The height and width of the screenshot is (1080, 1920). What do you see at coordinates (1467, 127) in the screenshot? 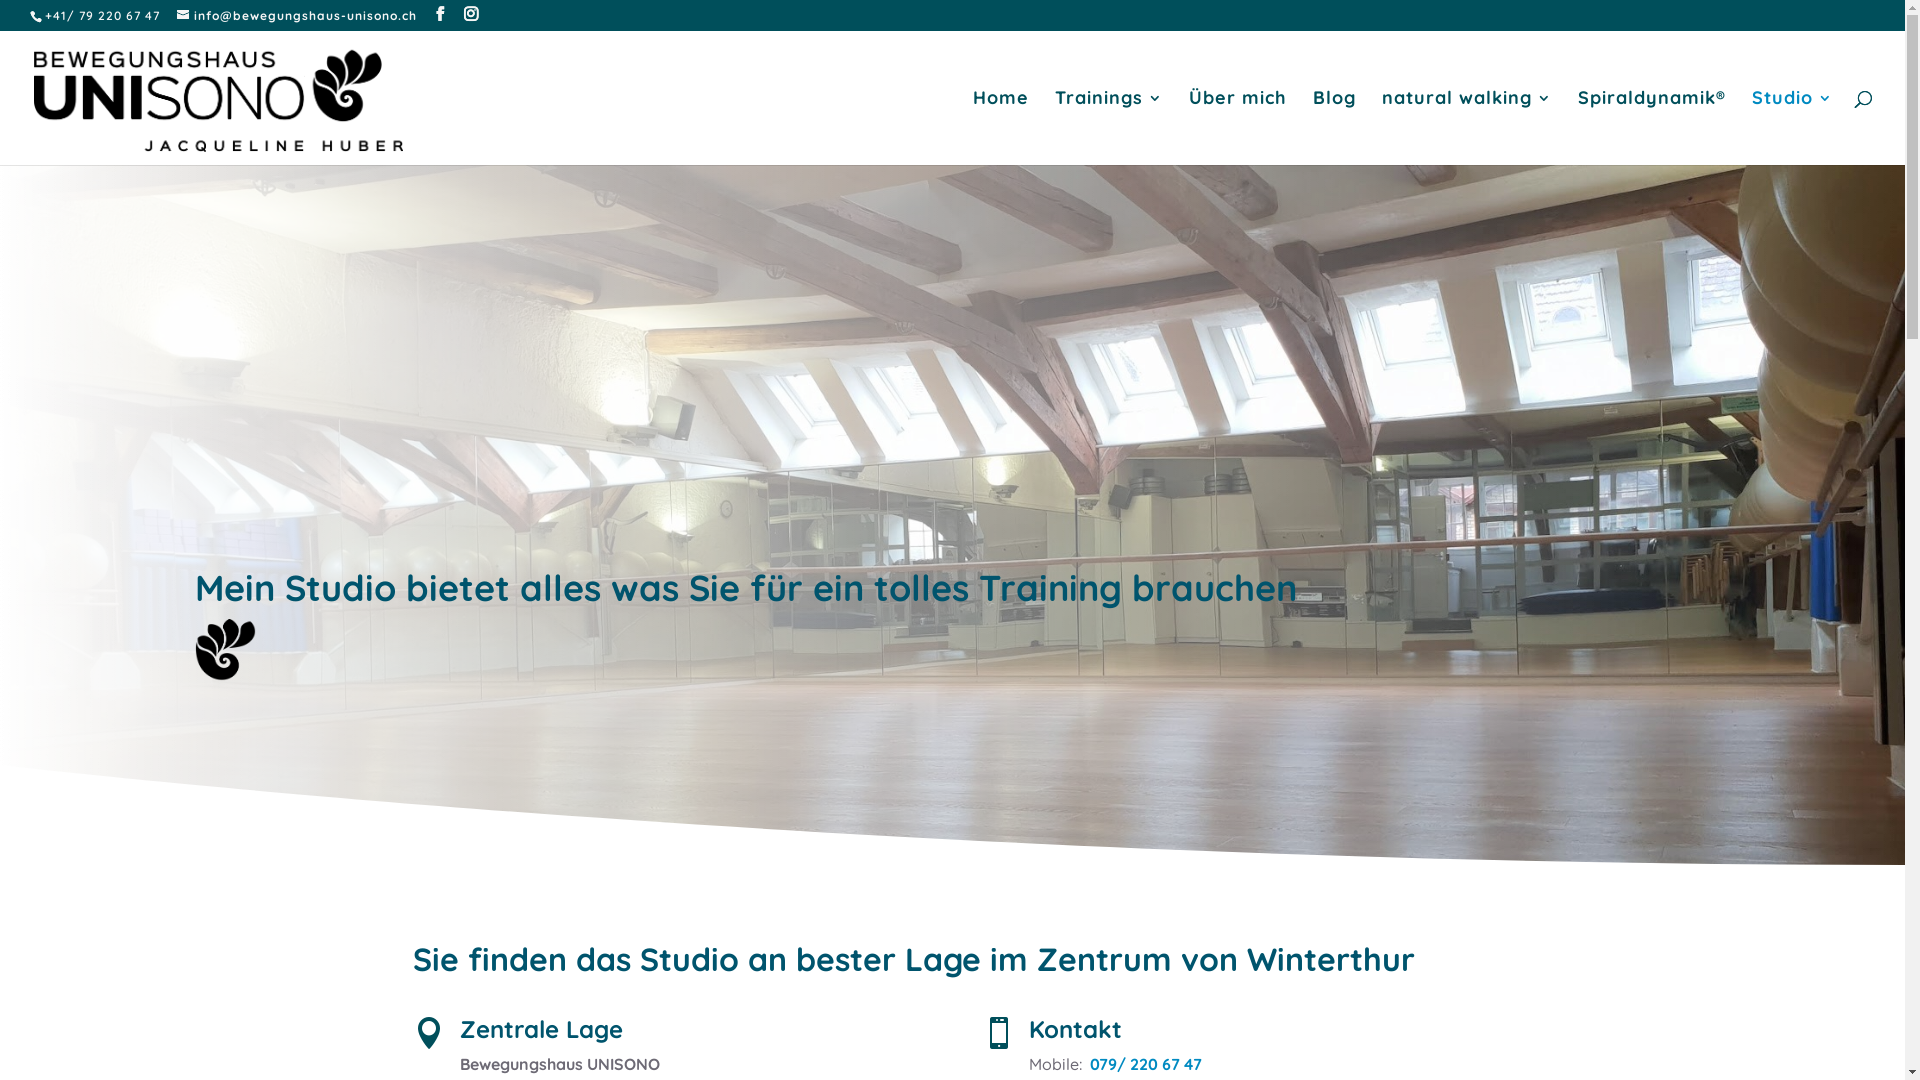
I see `'natural walking'` at bounding box center [1467, 127].